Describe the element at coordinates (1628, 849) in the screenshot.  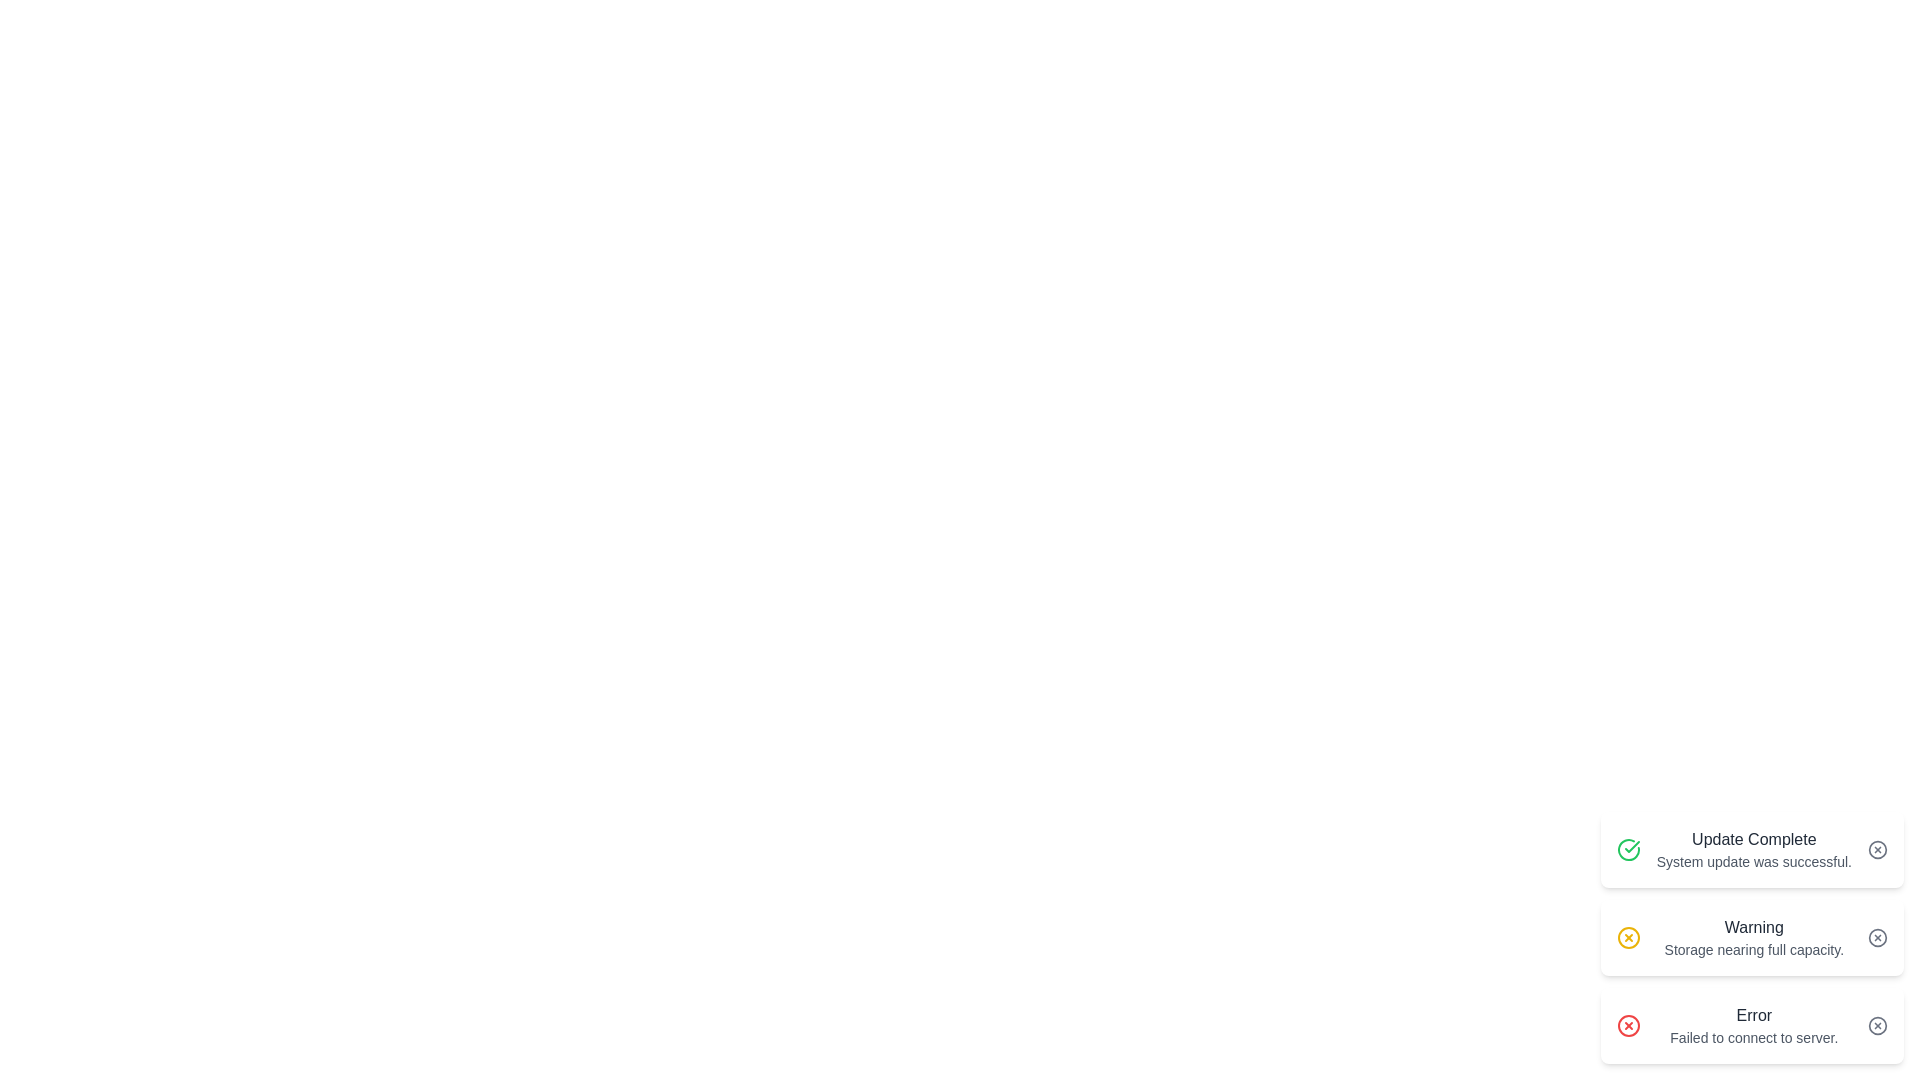
I see `the green circular icon with a checkmark symbol that indicates success, located to the left of the message 'Update Complete' in the notification card` at that location.